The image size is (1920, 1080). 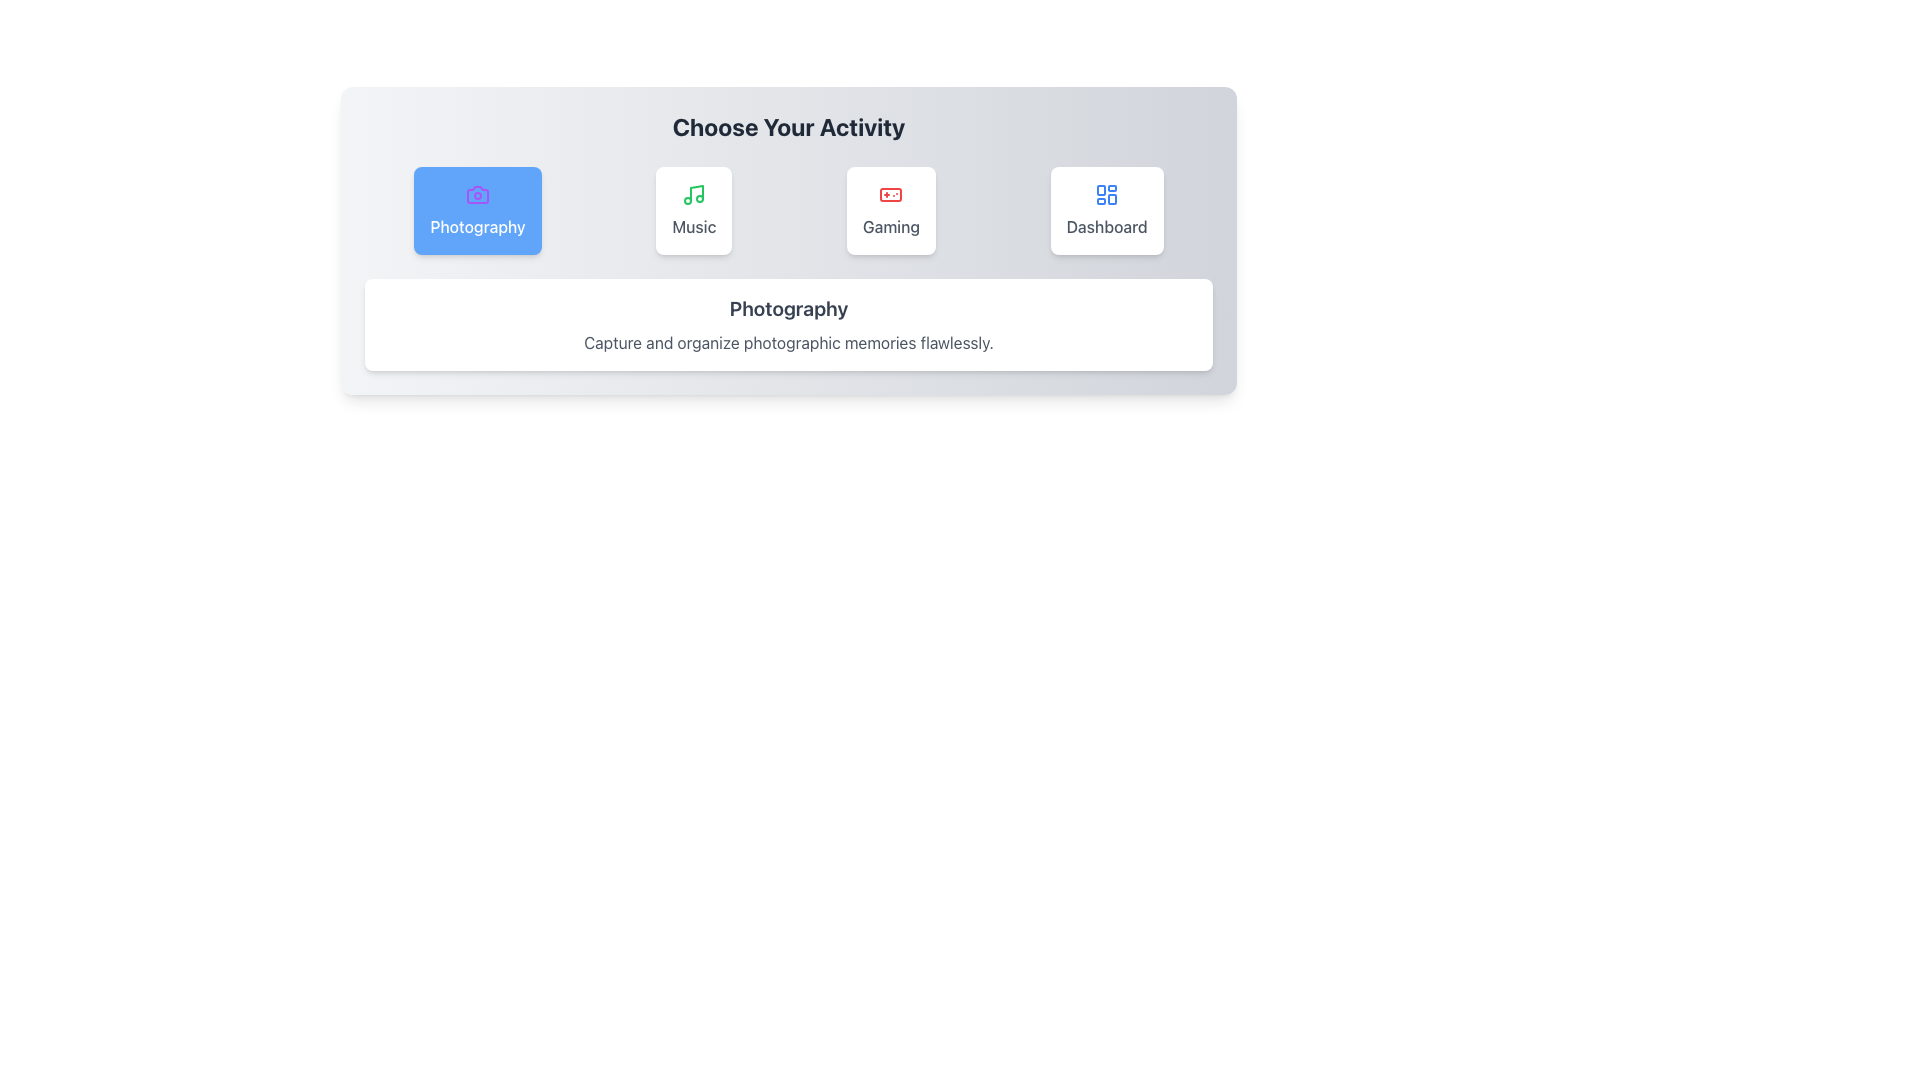 What do you see at coordinates (890, 211) in the screenshot?
I see `the 'Gaming' button, which is the card-styled button featuring a gaming controller icon and text underneath, positioned third in a row of four cards` at bounding box center [890, 211].